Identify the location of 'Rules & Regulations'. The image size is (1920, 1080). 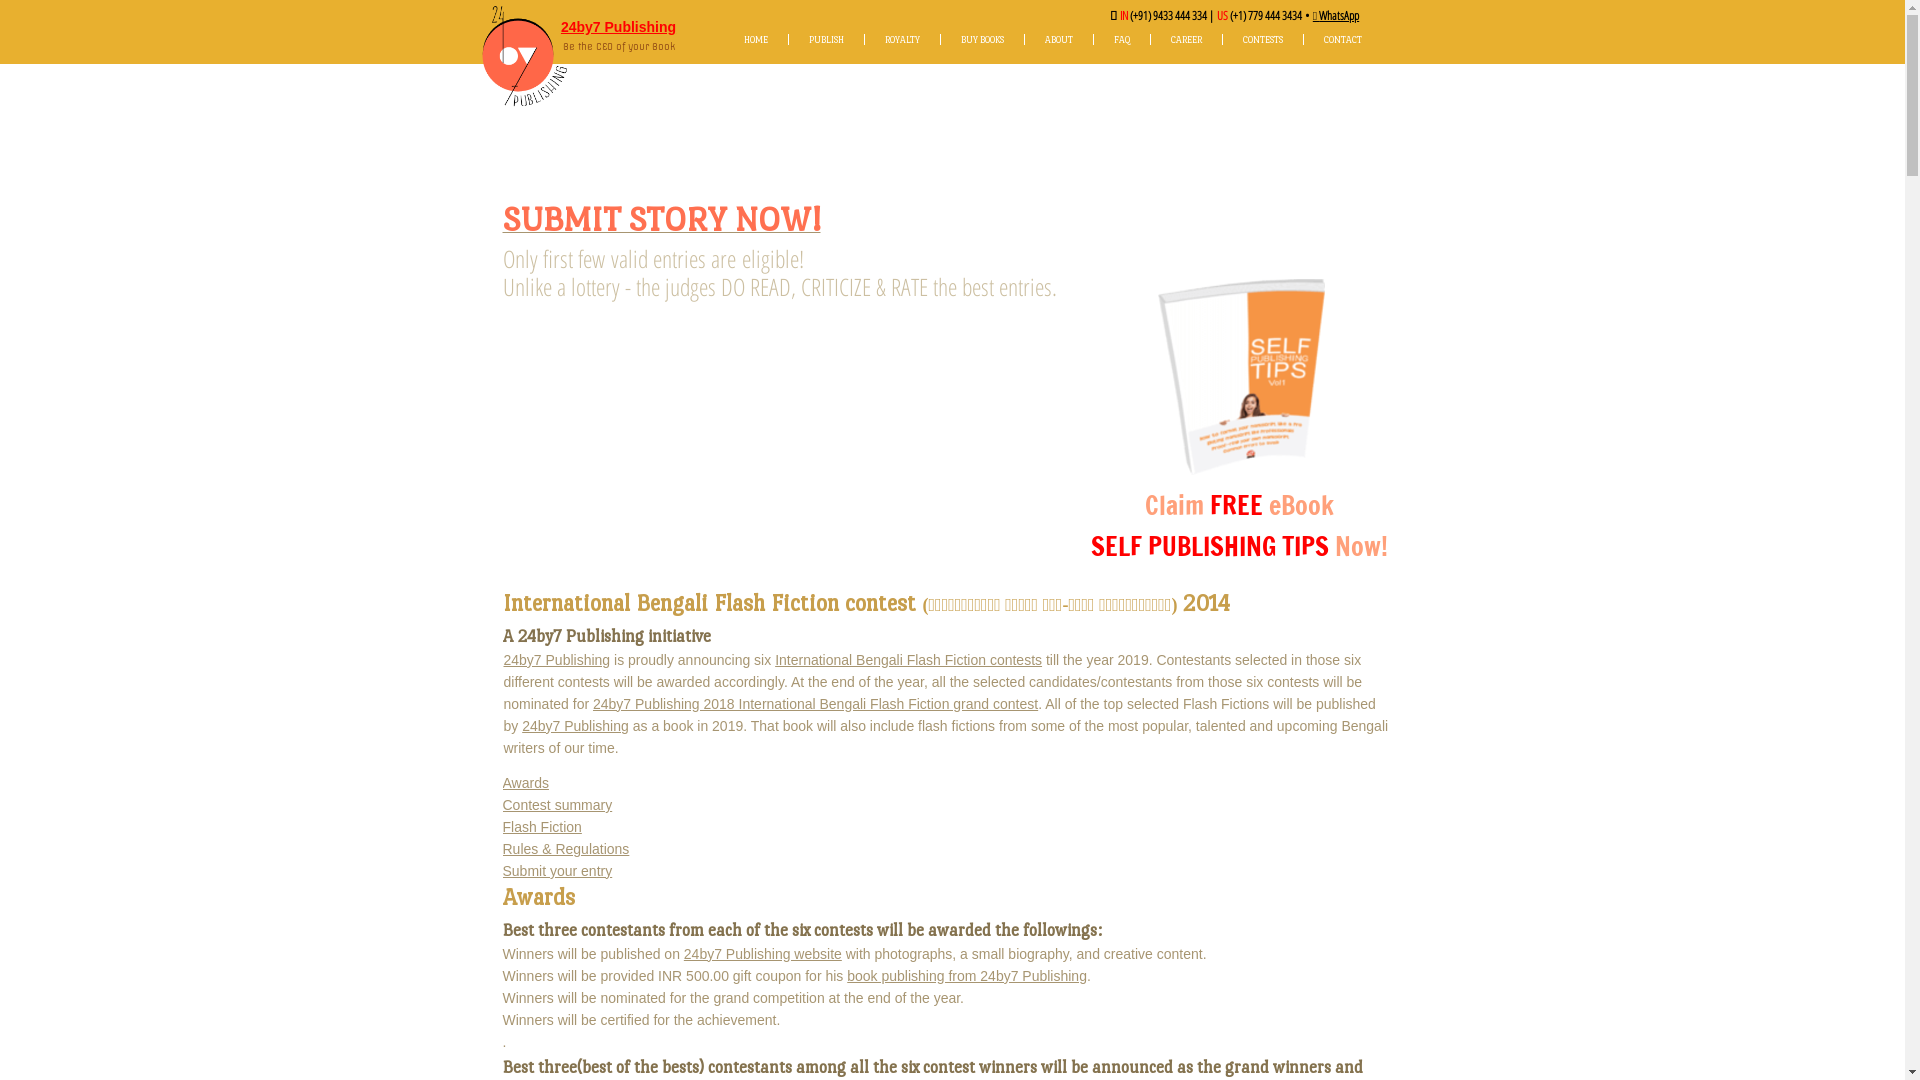
(564, 848).